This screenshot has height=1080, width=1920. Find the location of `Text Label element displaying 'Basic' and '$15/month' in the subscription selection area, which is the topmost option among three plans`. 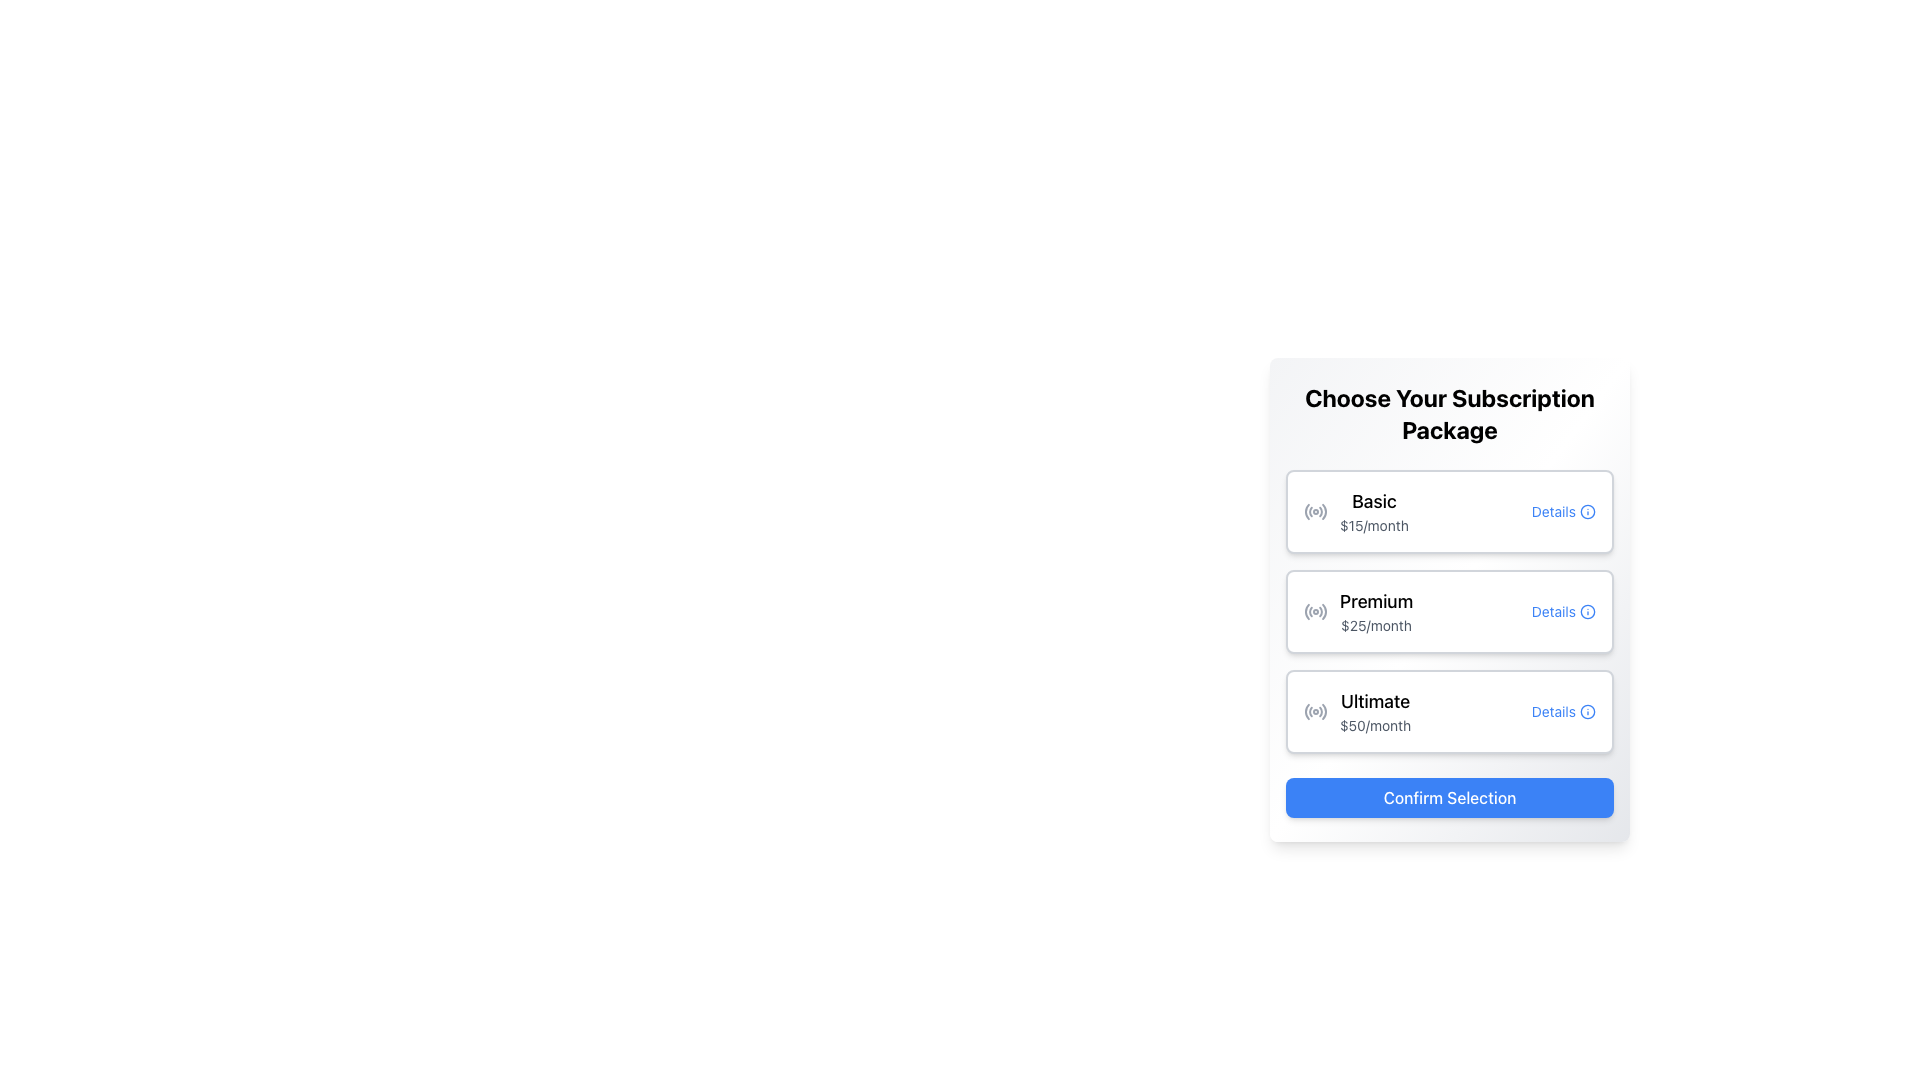

Text Label element displaying 'Basic' and '$15/month' in the subscription selection area, which is the topmost option among three plans is located at coordinates (1373, 511).